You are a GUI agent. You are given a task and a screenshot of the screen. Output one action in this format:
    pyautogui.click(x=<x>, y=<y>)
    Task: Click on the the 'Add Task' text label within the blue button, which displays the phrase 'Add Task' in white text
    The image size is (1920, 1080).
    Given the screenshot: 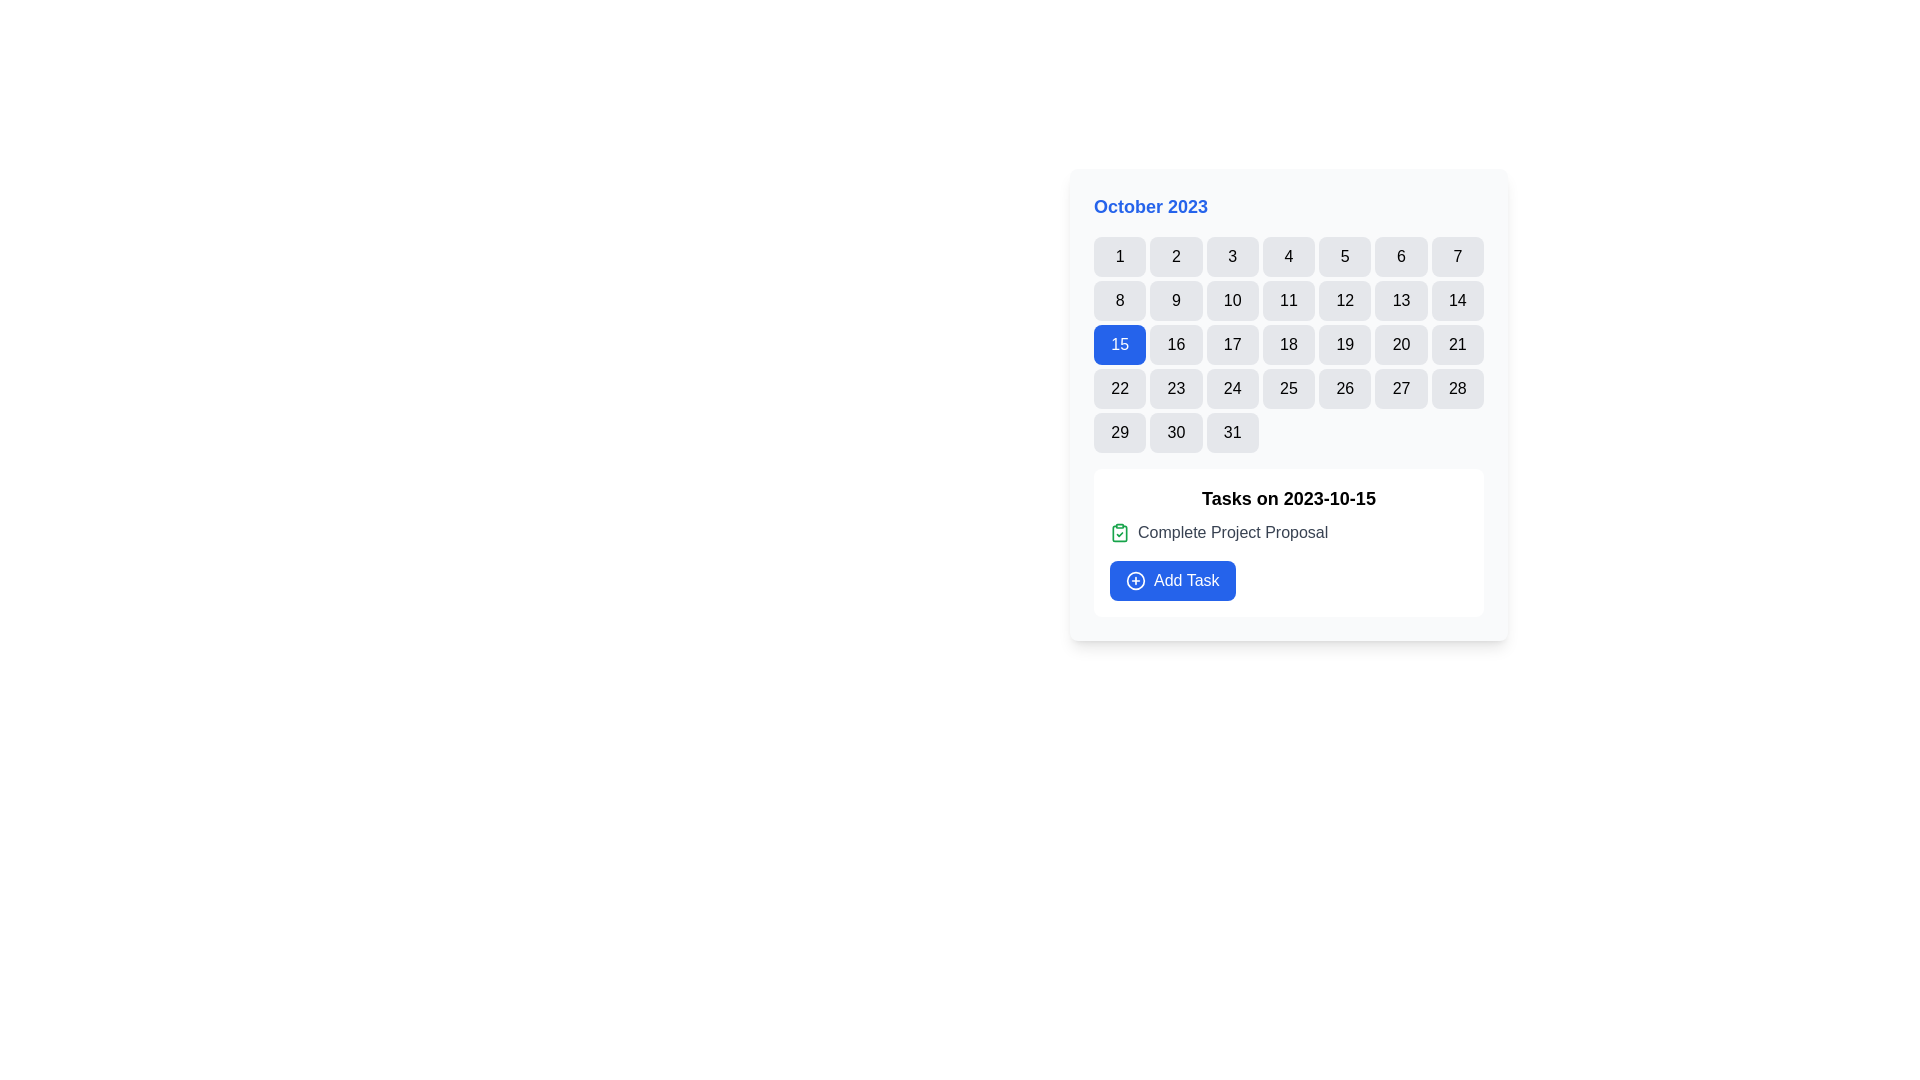 What is the action you would take?
    pyautogui.click(x=1186, y=581)
    